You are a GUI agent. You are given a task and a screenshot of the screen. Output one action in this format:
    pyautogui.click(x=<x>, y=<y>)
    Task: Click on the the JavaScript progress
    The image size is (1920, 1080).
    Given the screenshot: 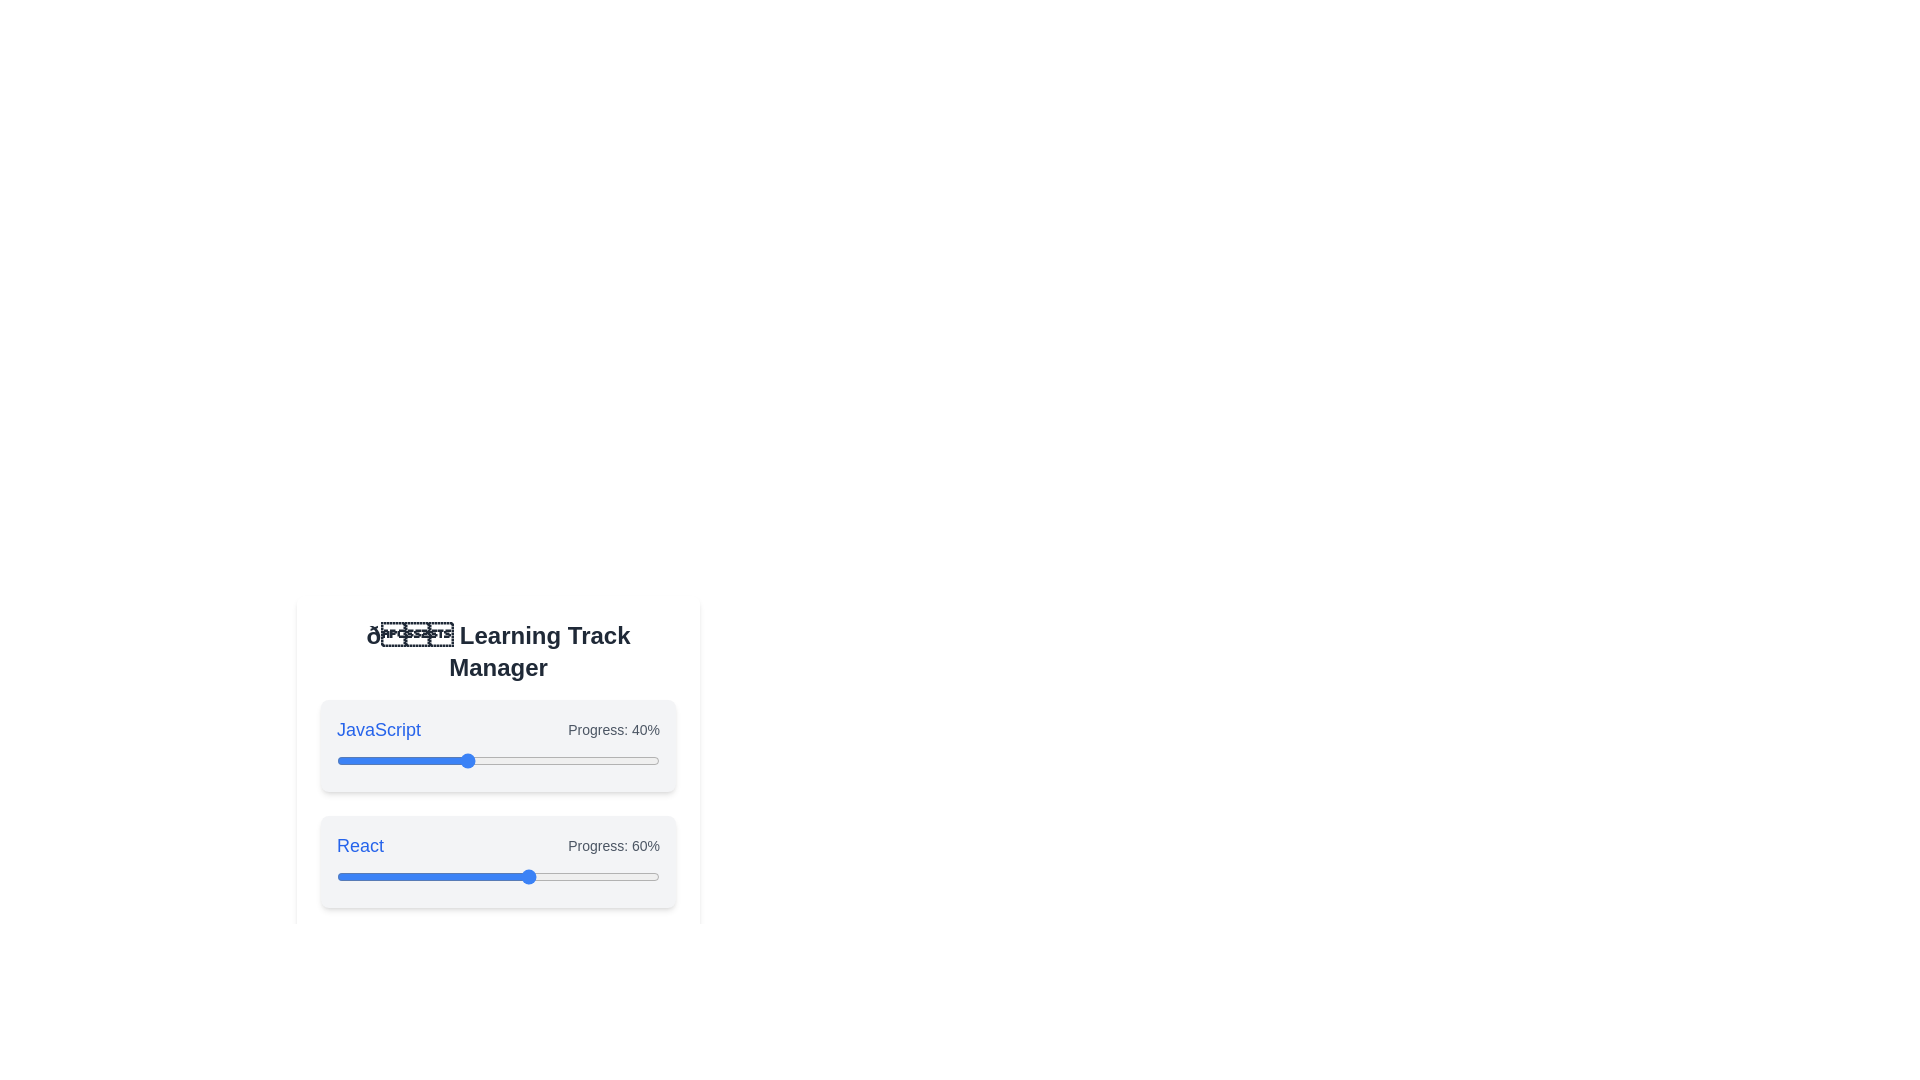 What is the action you would take?
    pyautogui.click(x=629, y=760)
    